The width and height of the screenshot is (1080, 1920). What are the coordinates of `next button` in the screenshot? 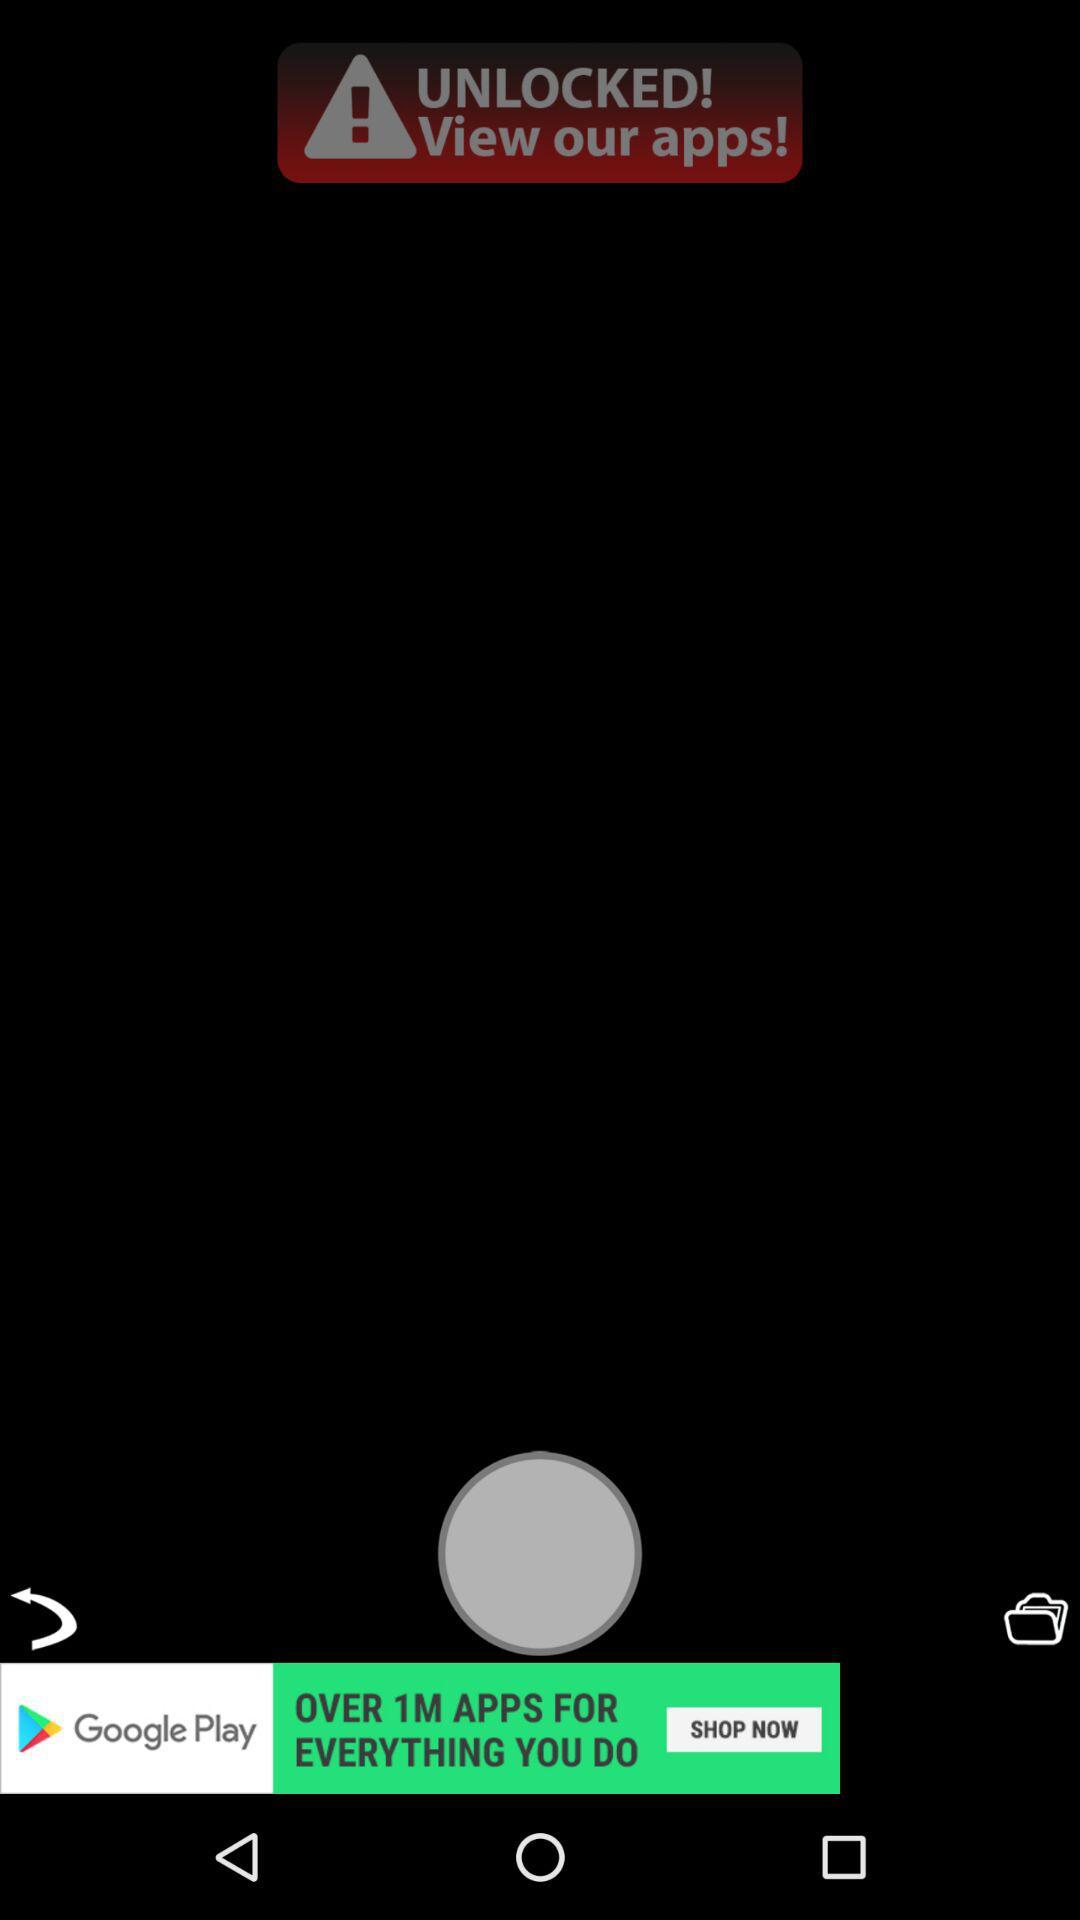 It's located at (43, 1618).